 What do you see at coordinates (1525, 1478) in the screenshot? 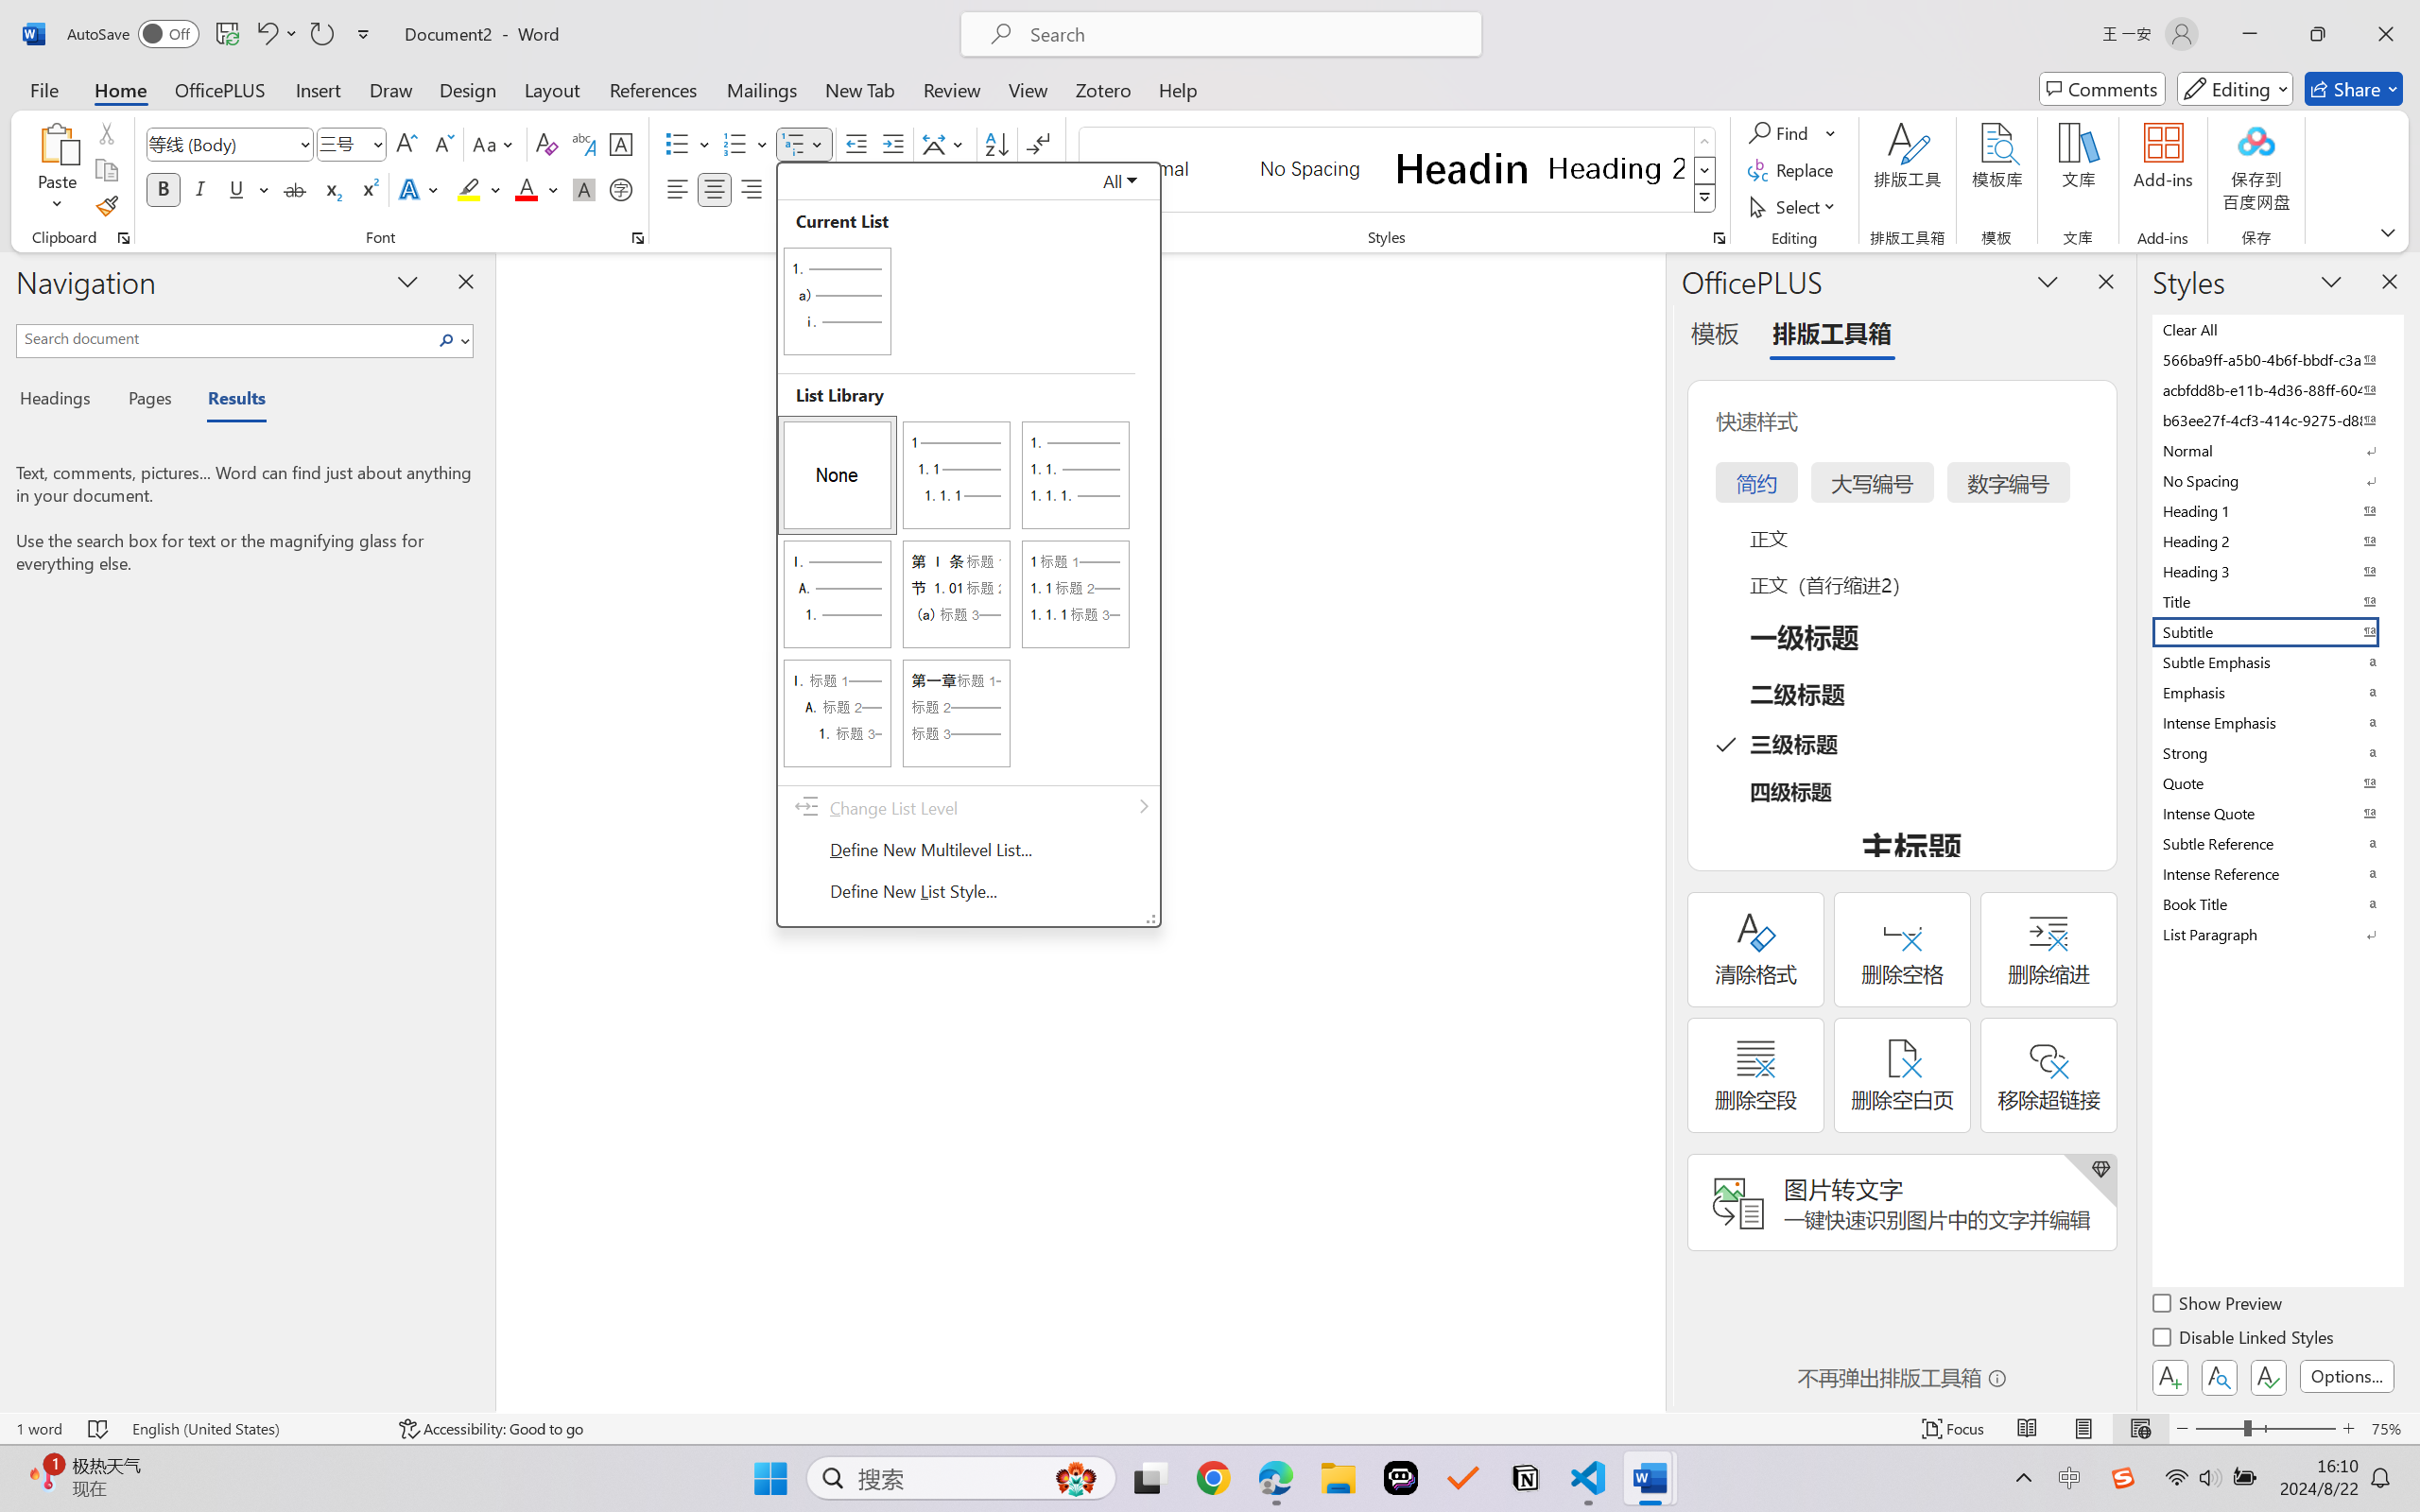
I see `'Notion'` at bounding box center [1525, 1478].